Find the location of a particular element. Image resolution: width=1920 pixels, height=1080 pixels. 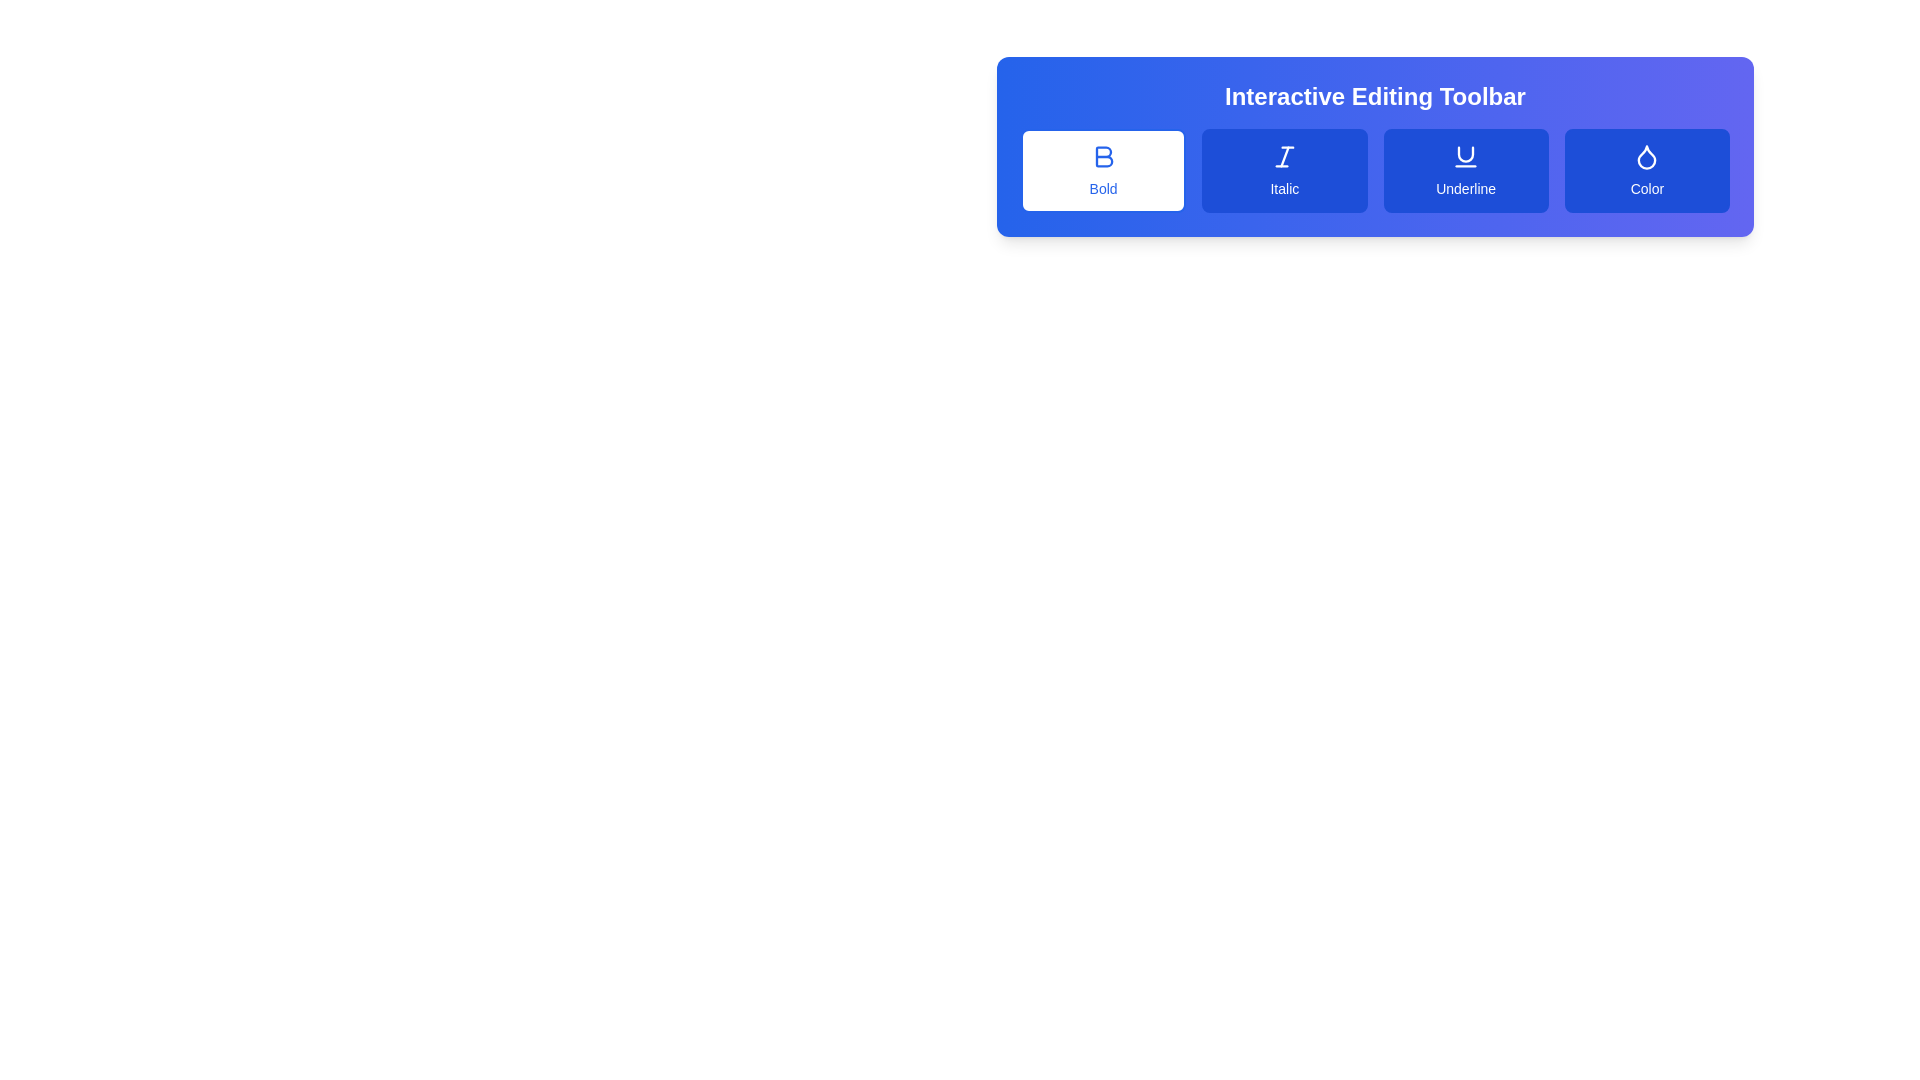

the header text 'Interactive Editing Toolbar' which is styled with a bold font and set against a blue gradient background is located at coordinates (1374, 96).